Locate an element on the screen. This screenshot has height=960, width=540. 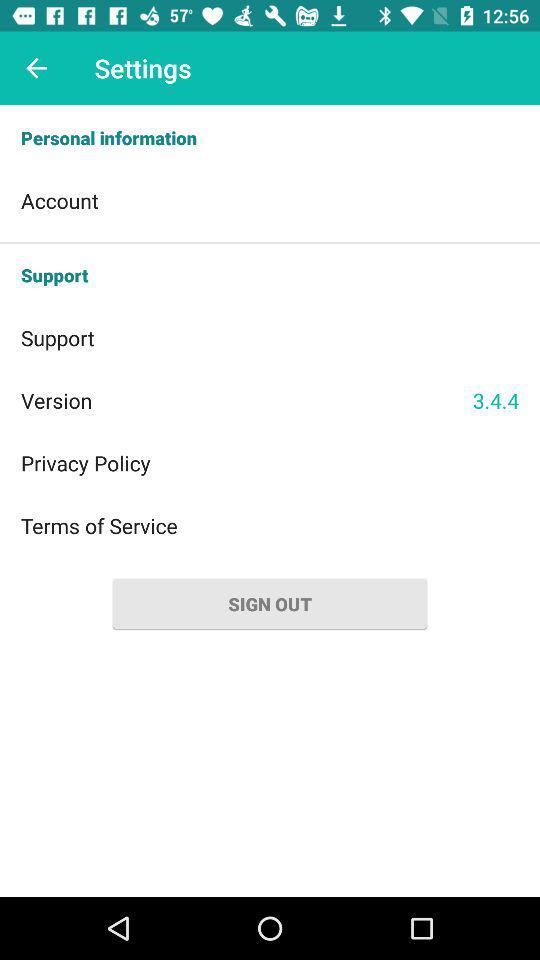
privacy policy icon is located at coordinates (270, 463).